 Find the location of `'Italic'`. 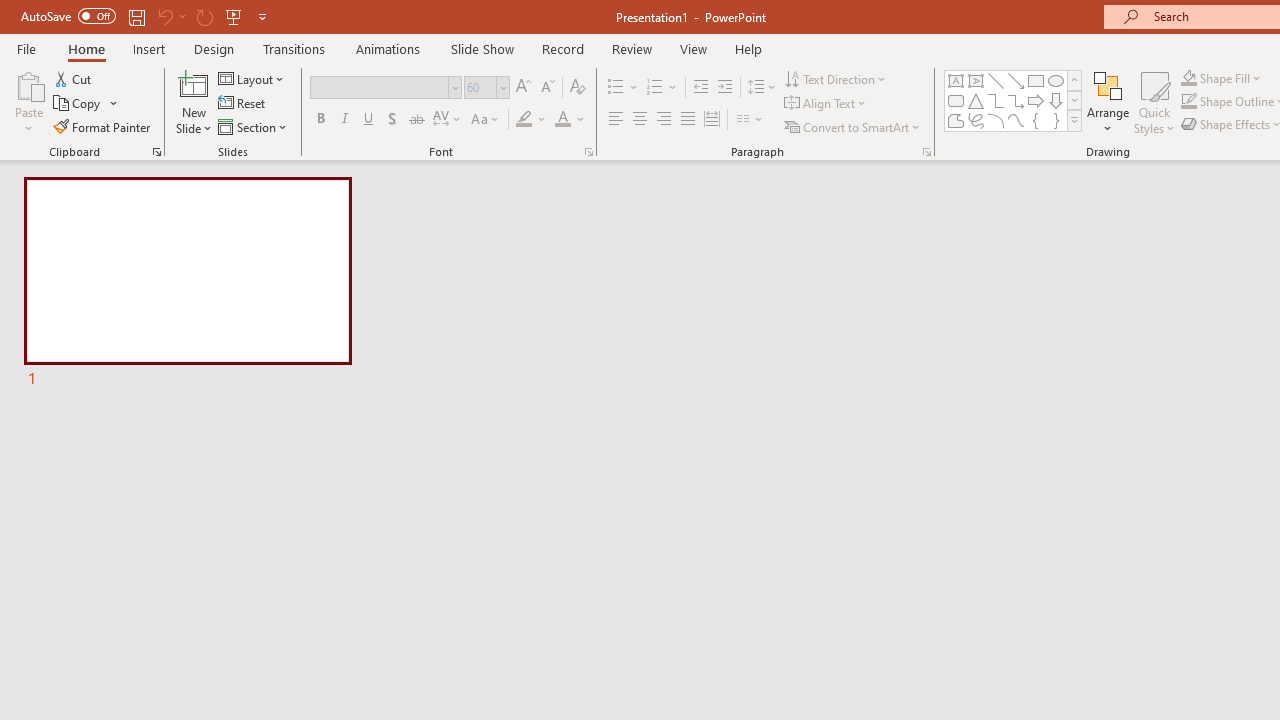

'Italic' is located at coordinates (344, 119).